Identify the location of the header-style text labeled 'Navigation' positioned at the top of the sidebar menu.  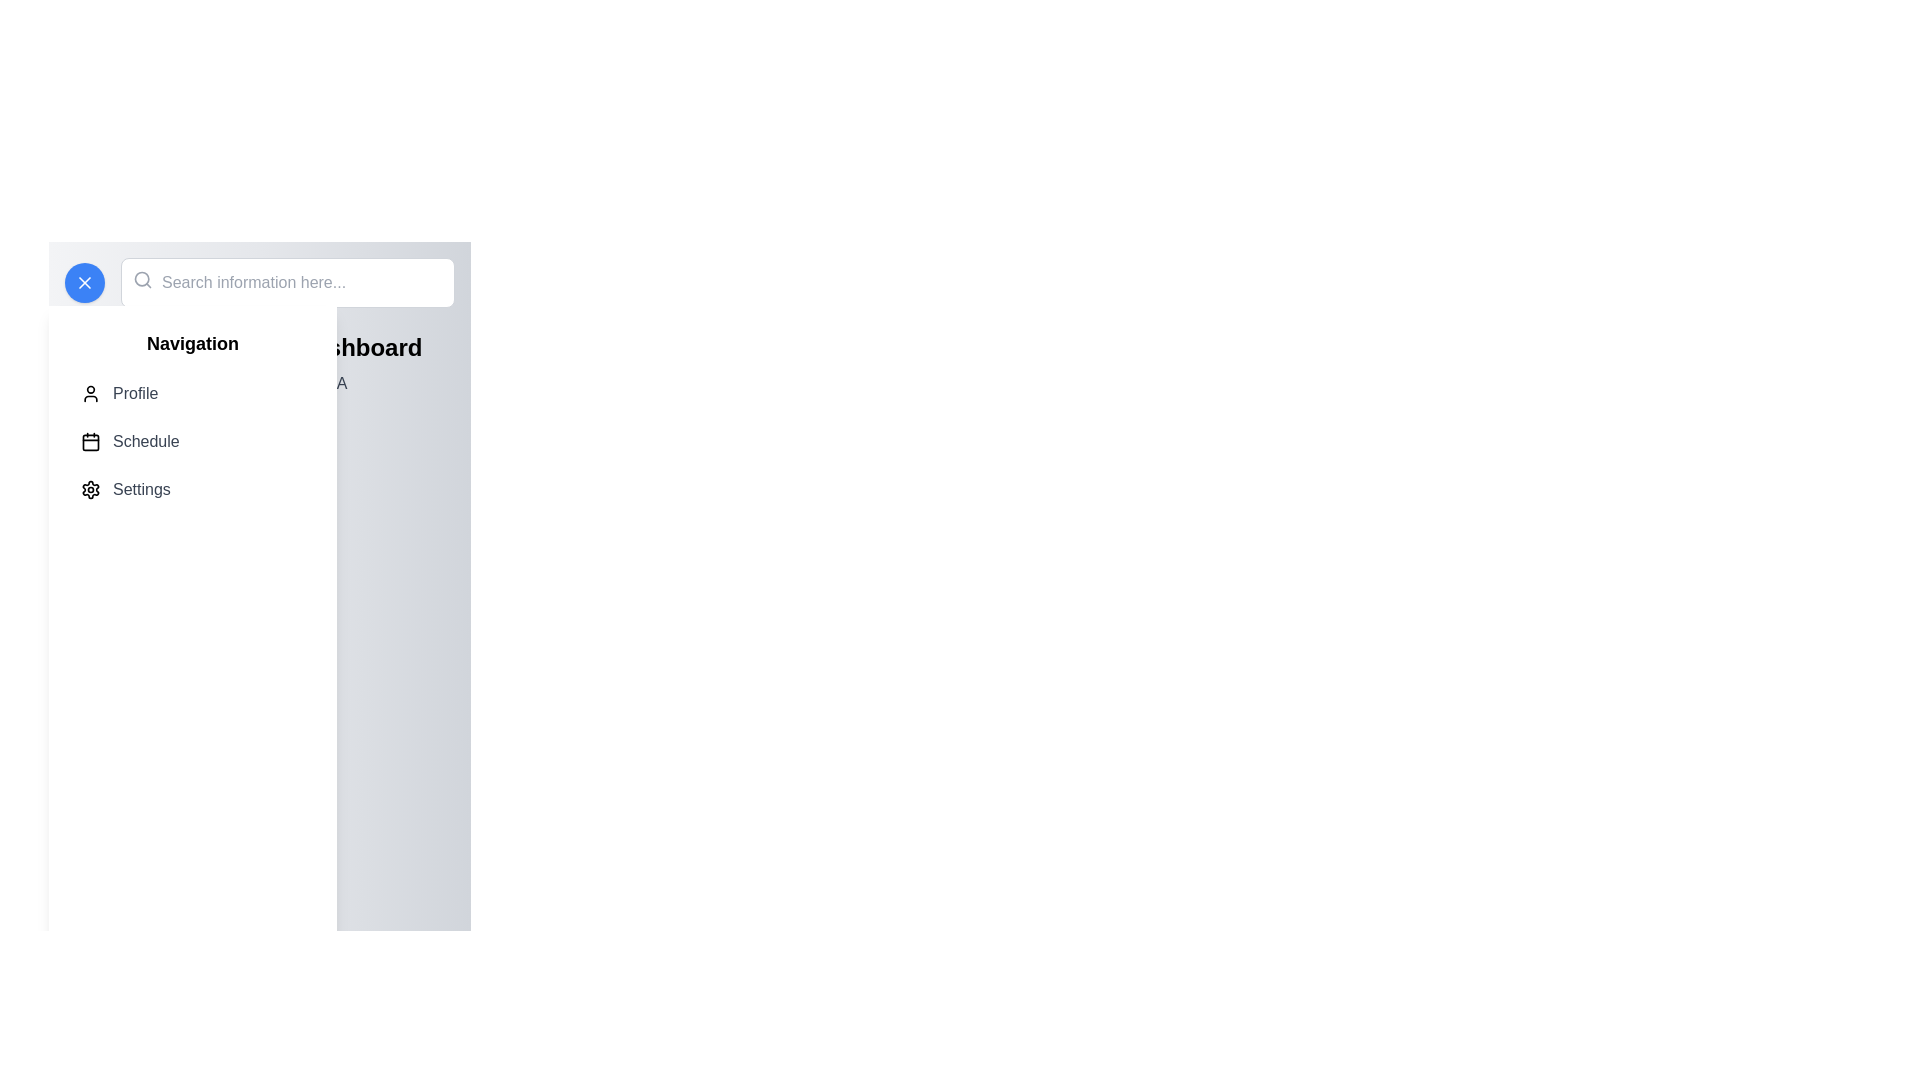
(192, 342).